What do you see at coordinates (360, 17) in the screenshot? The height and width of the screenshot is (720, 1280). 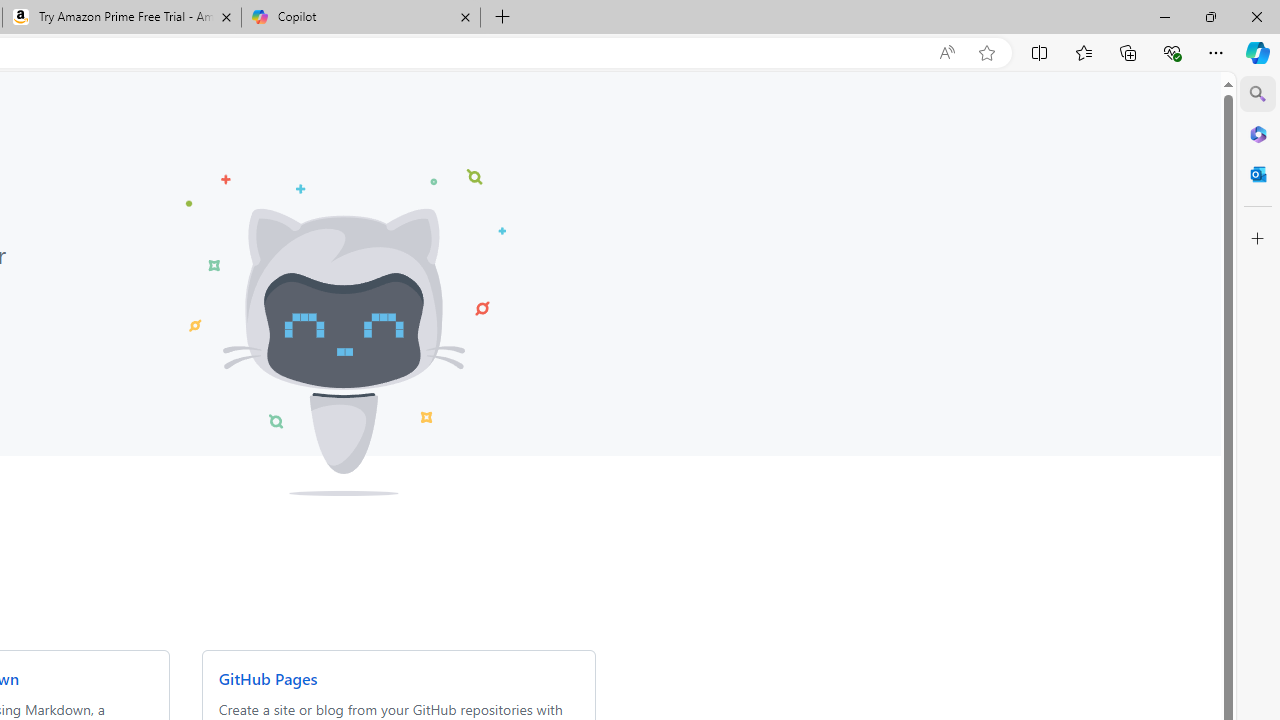 I see `'Copilot'` at bounding box center [360, 17].